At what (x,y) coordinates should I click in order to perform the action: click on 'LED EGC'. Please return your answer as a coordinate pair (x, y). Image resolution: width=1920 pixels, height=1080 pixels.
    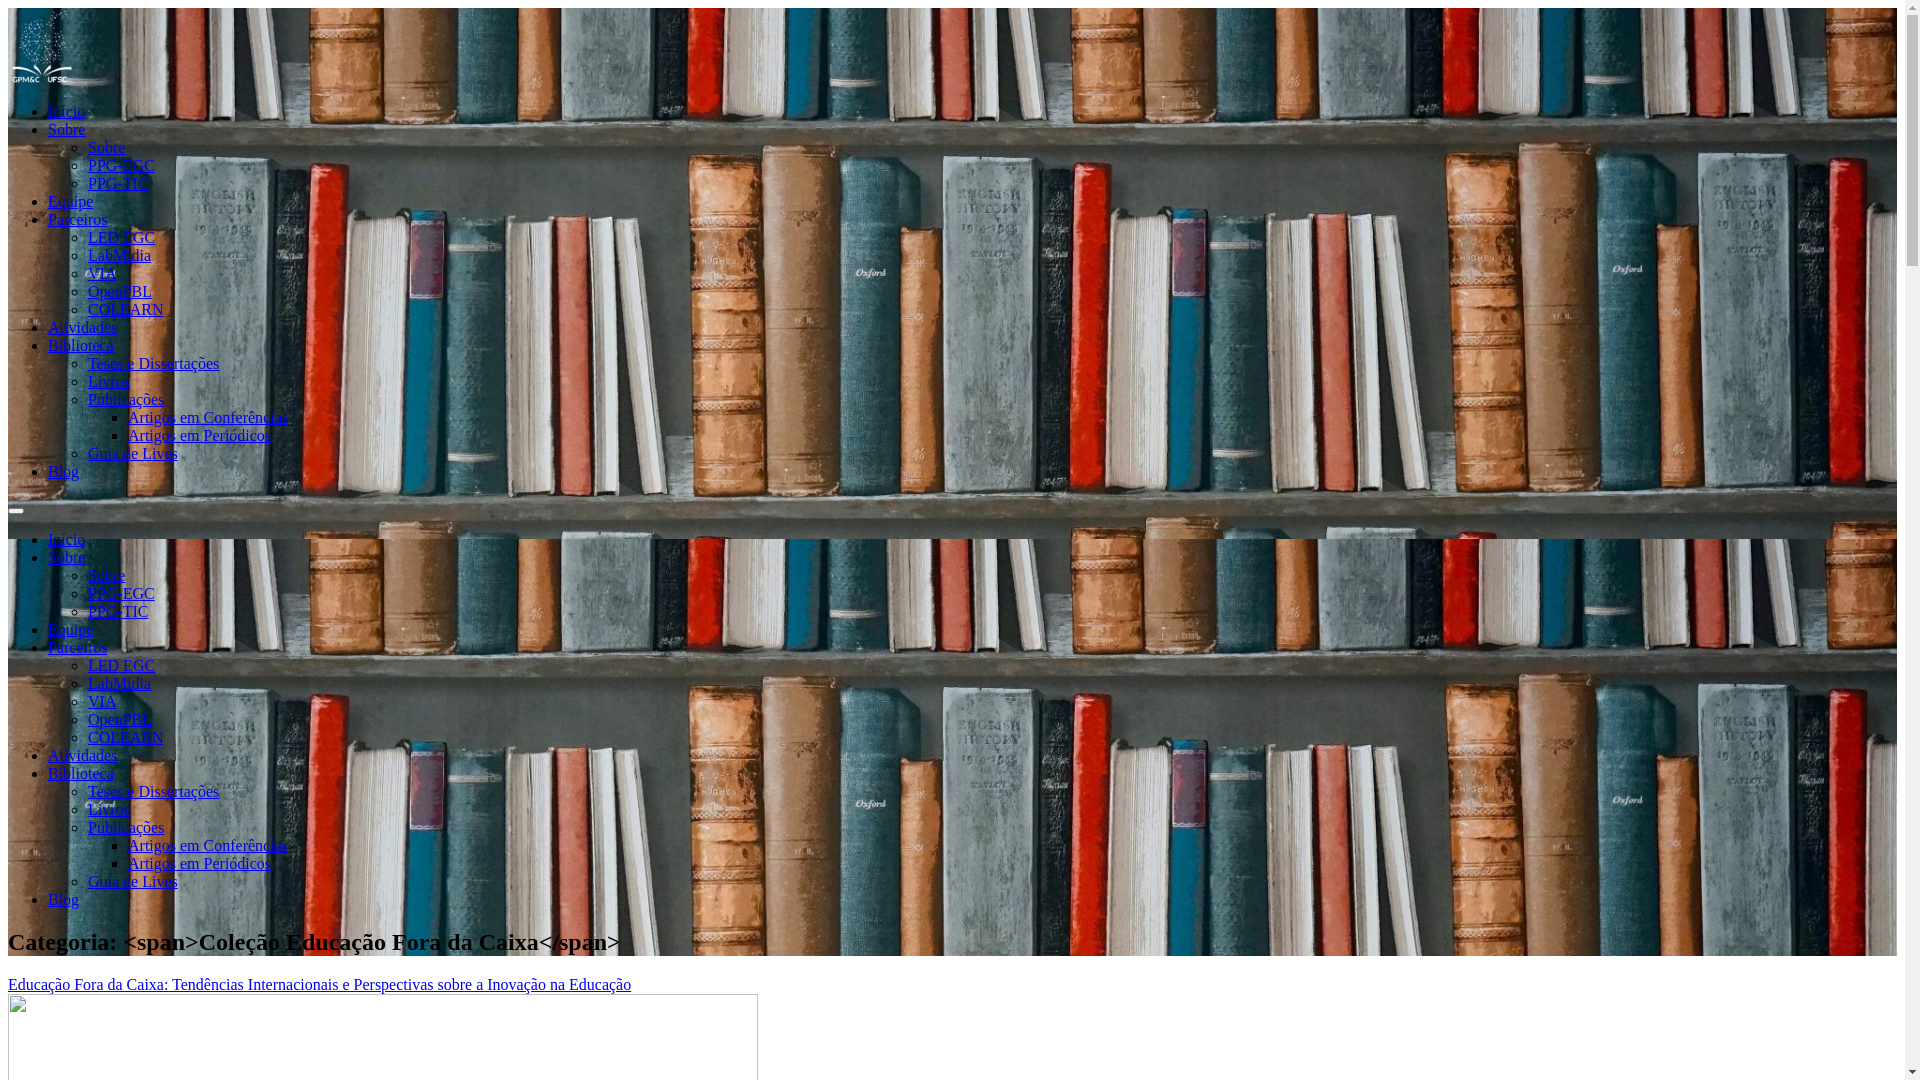
    Looking at the image, I should click on (120, 236).